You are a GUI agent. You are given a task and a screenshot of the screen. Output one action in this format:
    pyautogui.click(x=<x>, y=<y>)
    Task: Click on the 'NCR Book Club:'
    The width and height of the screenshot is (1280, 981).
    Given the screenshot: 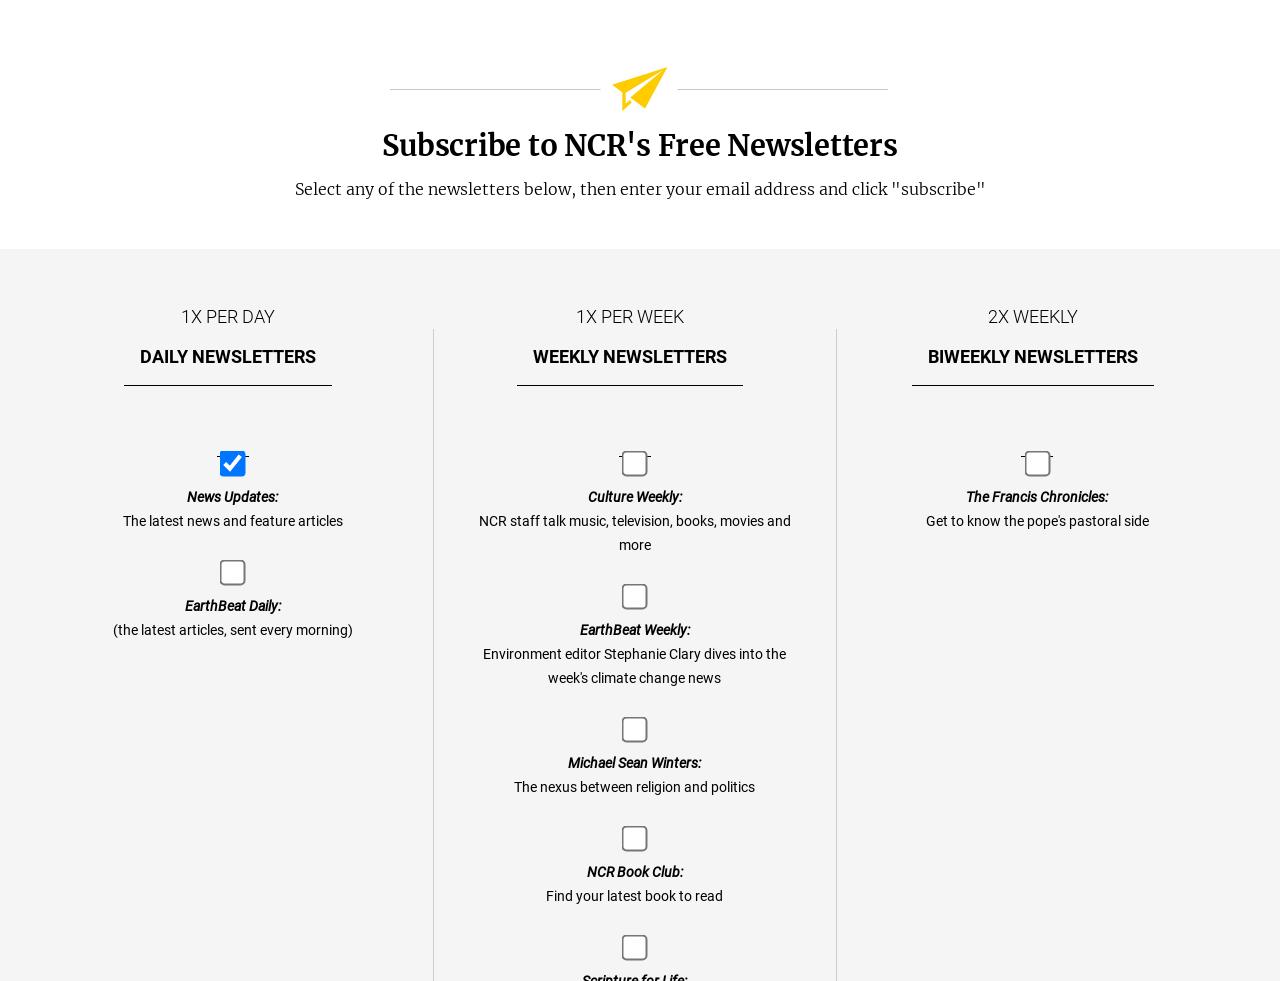 What is the action you would take?
    pyautogui.click(x=632, y=872)
    